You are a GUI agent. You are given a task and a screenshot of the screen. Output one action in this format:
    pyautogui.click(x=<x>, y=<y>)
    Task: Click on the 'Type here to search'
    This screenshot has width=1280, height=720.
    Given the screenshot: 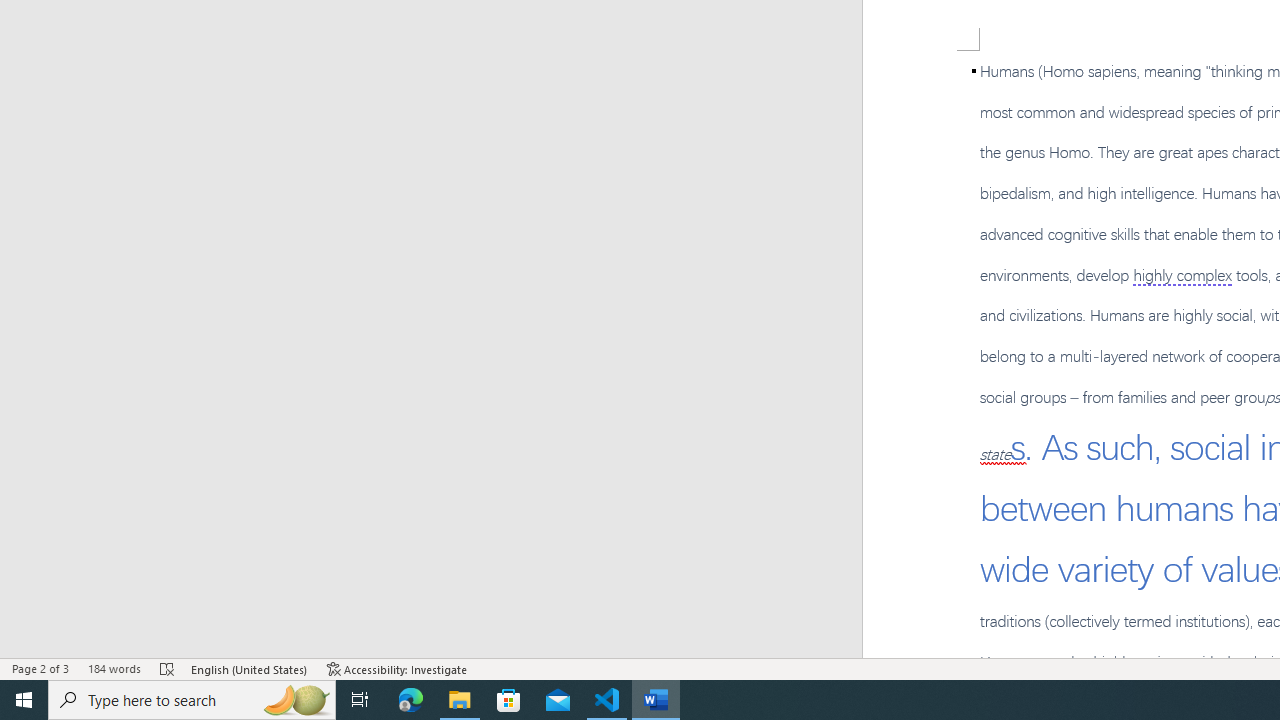 What is the action you would take?
    pyautogui.click(x=192, y=698)
    